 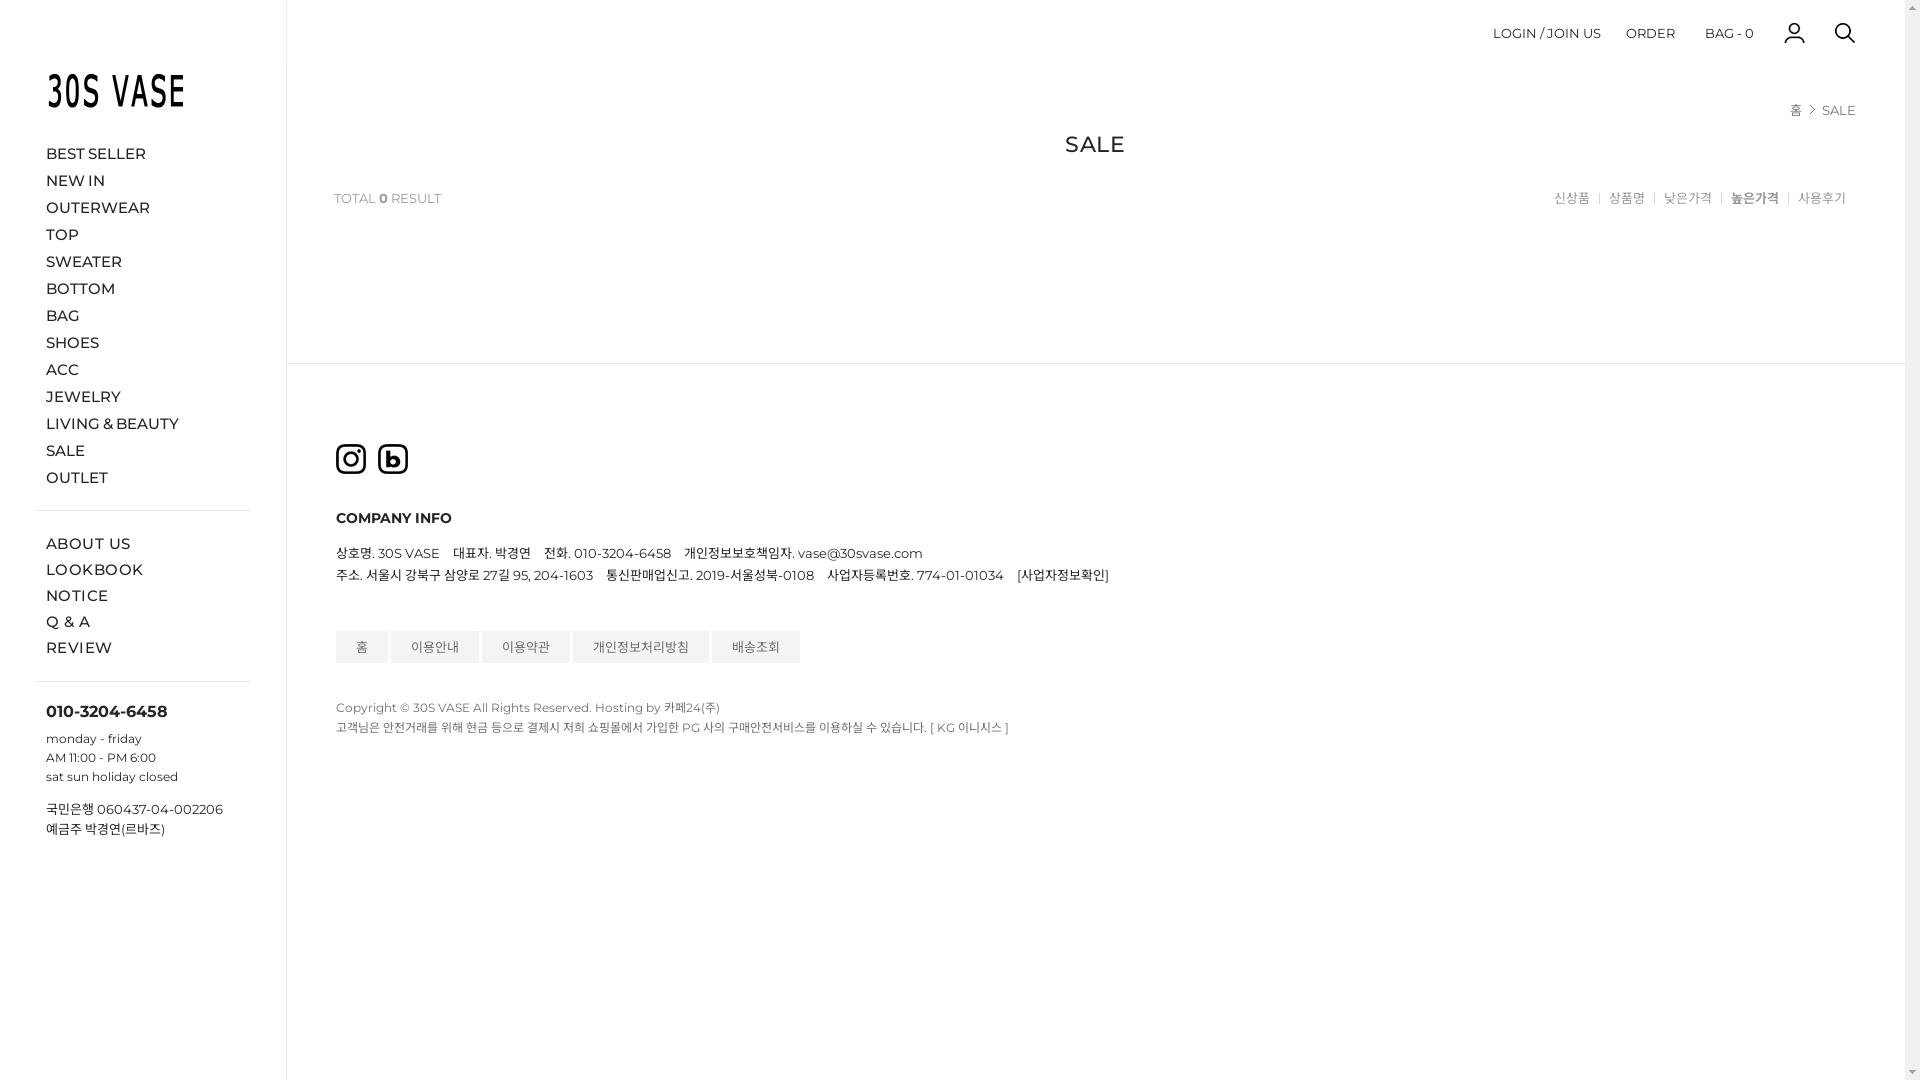 What do you see at coordinates (1838, 110) in the screenshot?
I see `'SALE'` at bounding box center [1838, 110].